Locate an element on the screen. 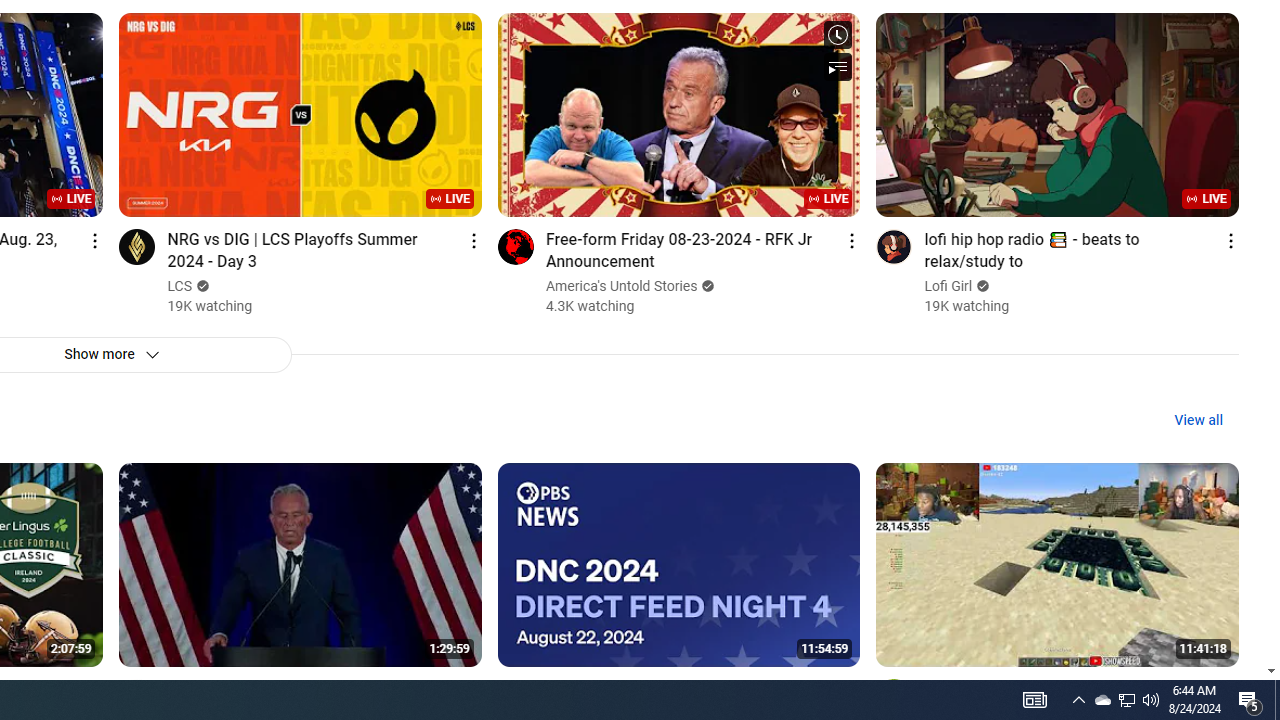 The image size is (1280, 720). 'Lofi Girl' is located at coordinates (948, 286).